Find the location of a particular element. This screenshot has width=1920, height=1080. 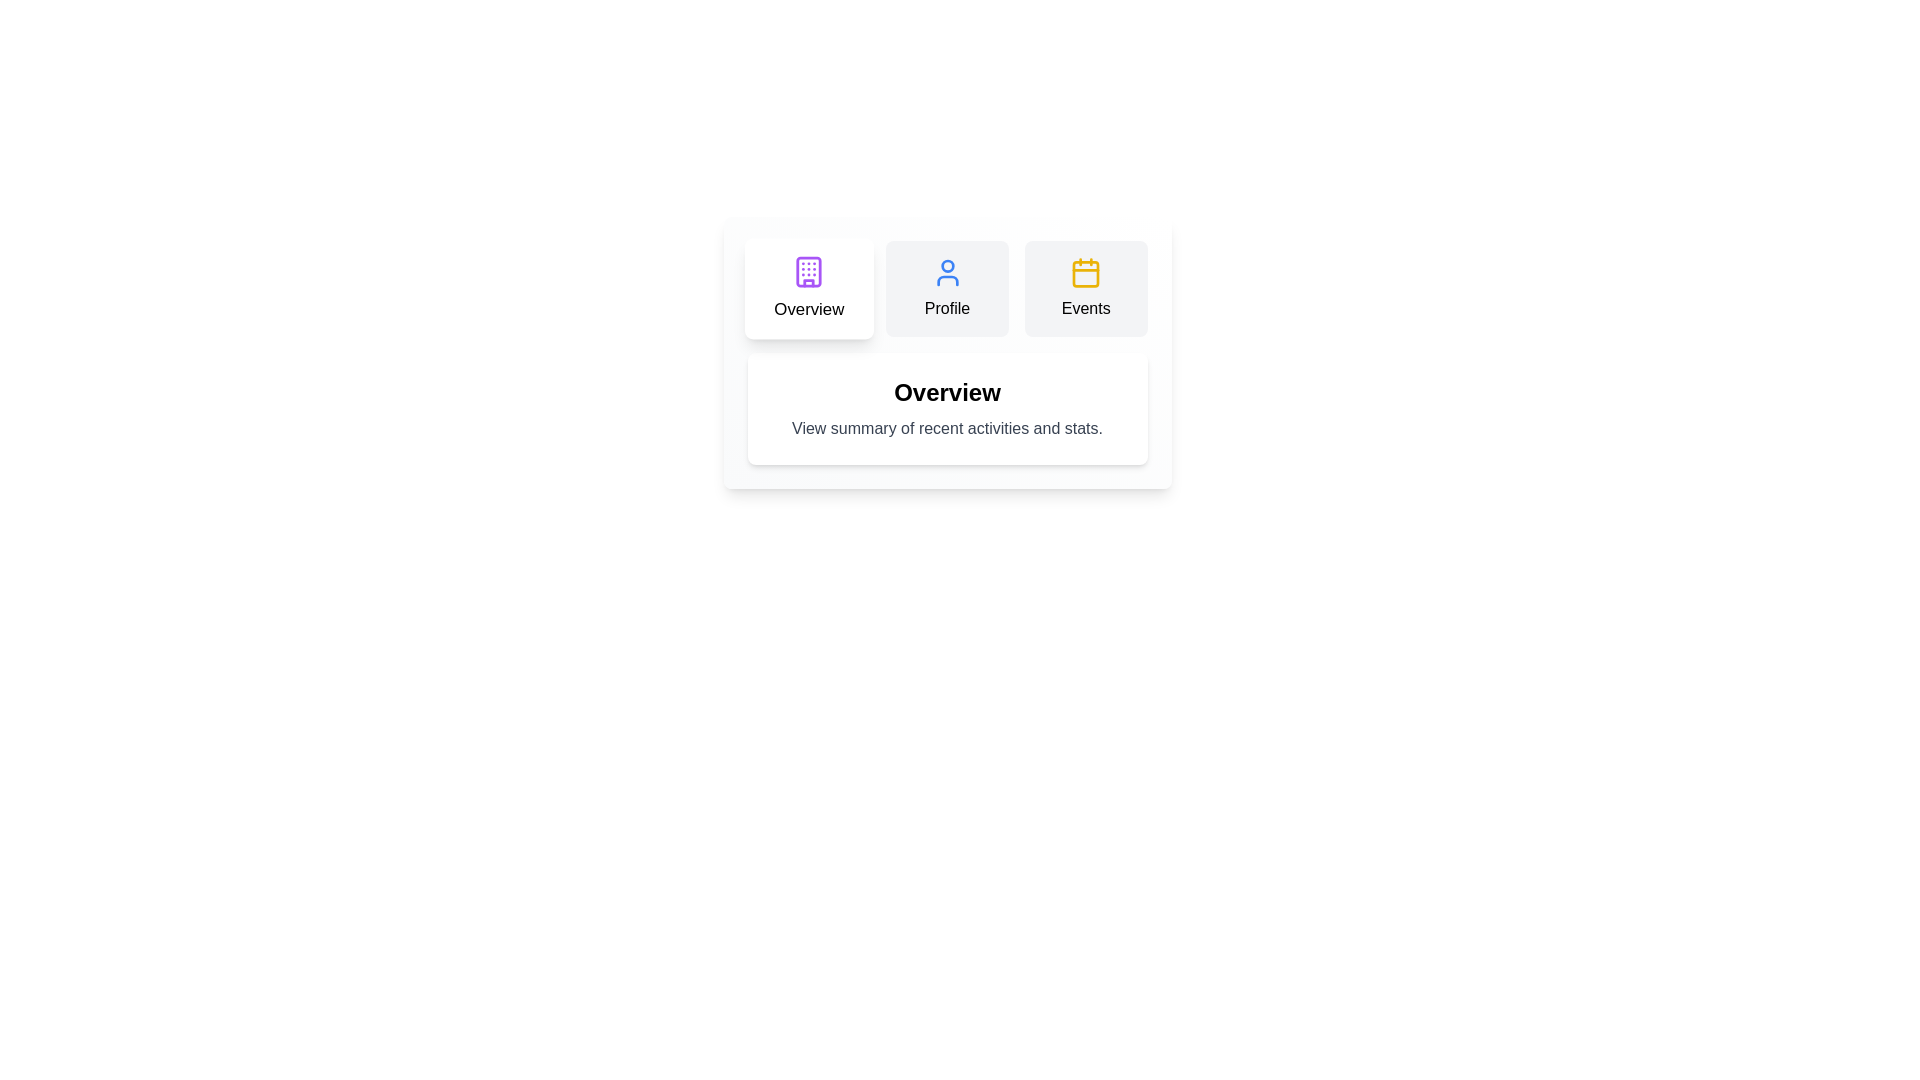

the tab button labeled Profile to switch to the corresponding tab is located at coordinates (946, 289).